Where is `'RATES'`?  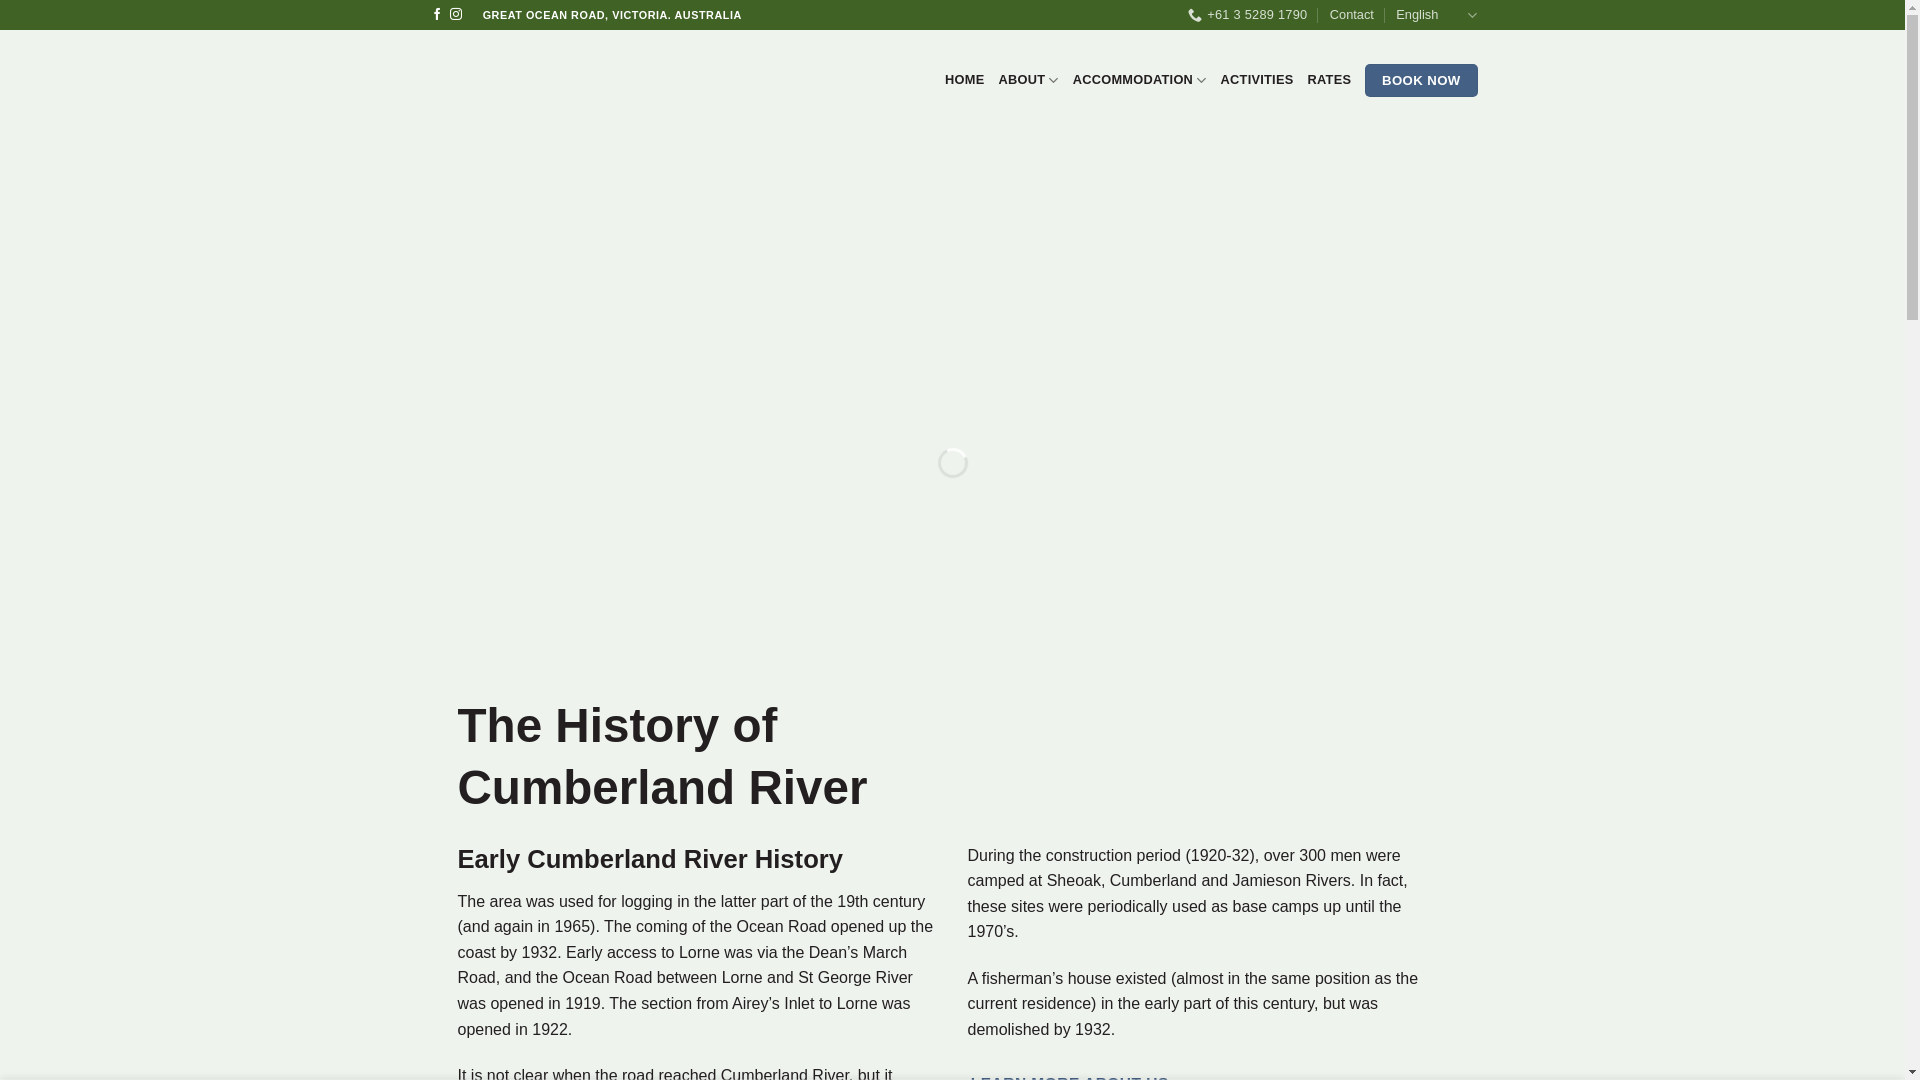
'RATES' is located at coordinates (1329, 79).